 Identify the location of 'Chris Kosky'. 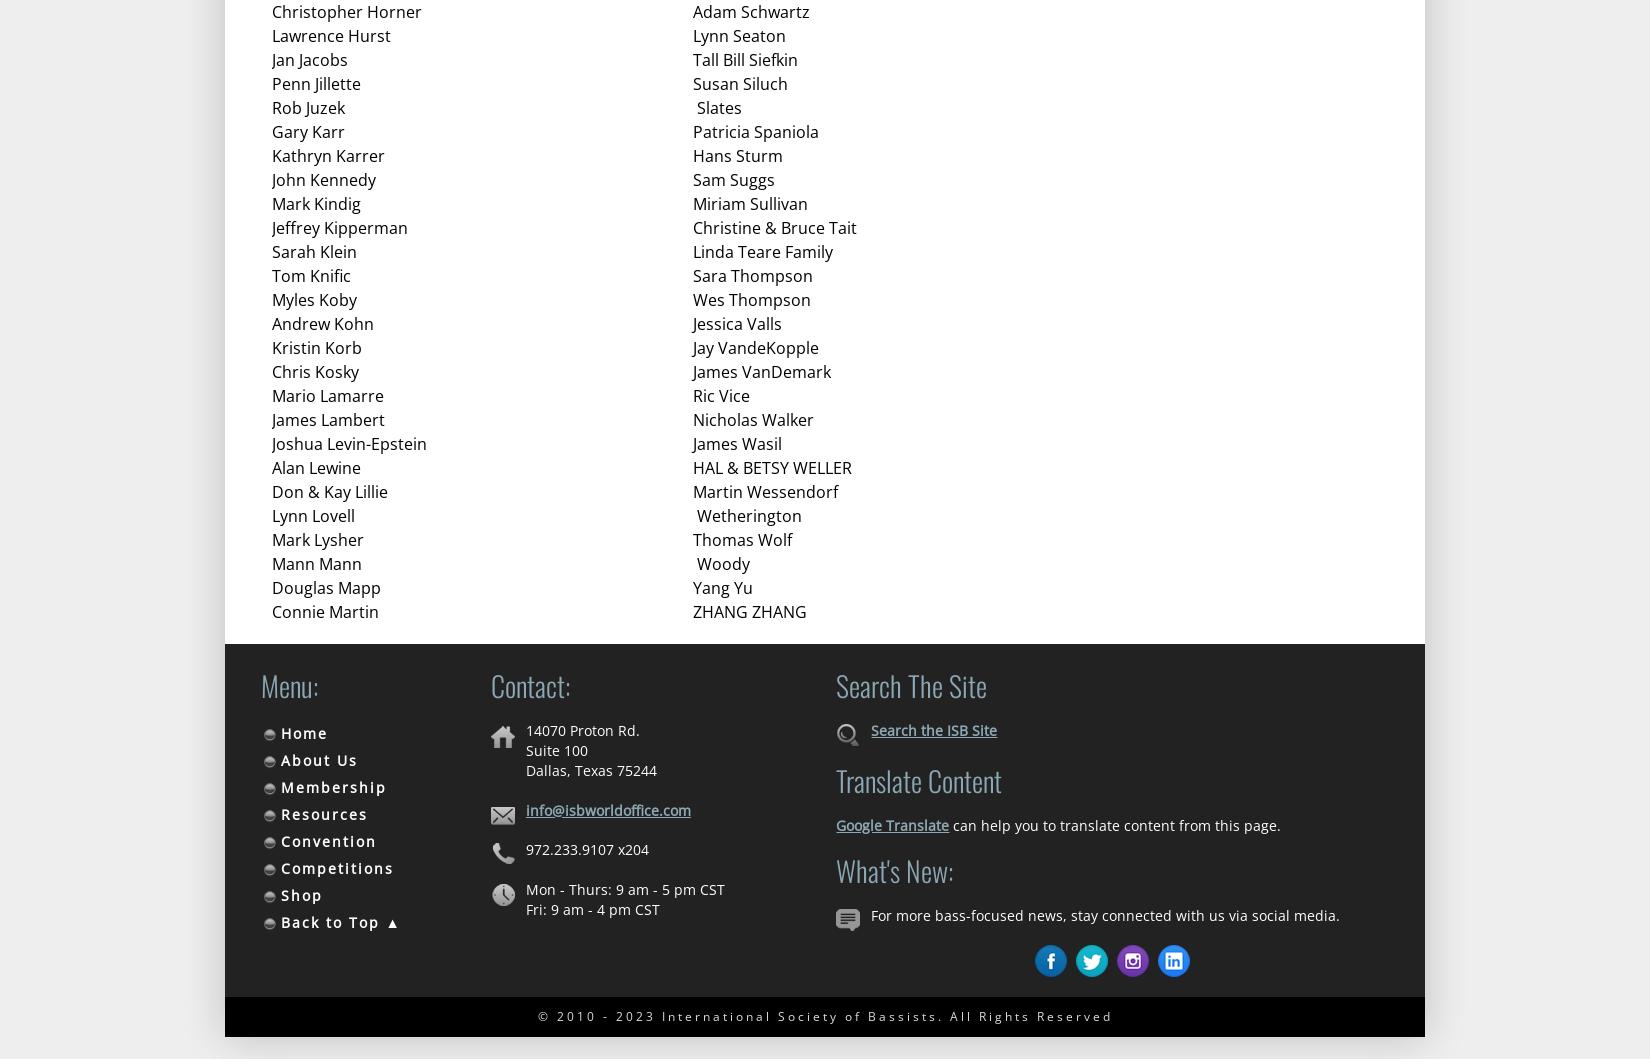
(271, 371).